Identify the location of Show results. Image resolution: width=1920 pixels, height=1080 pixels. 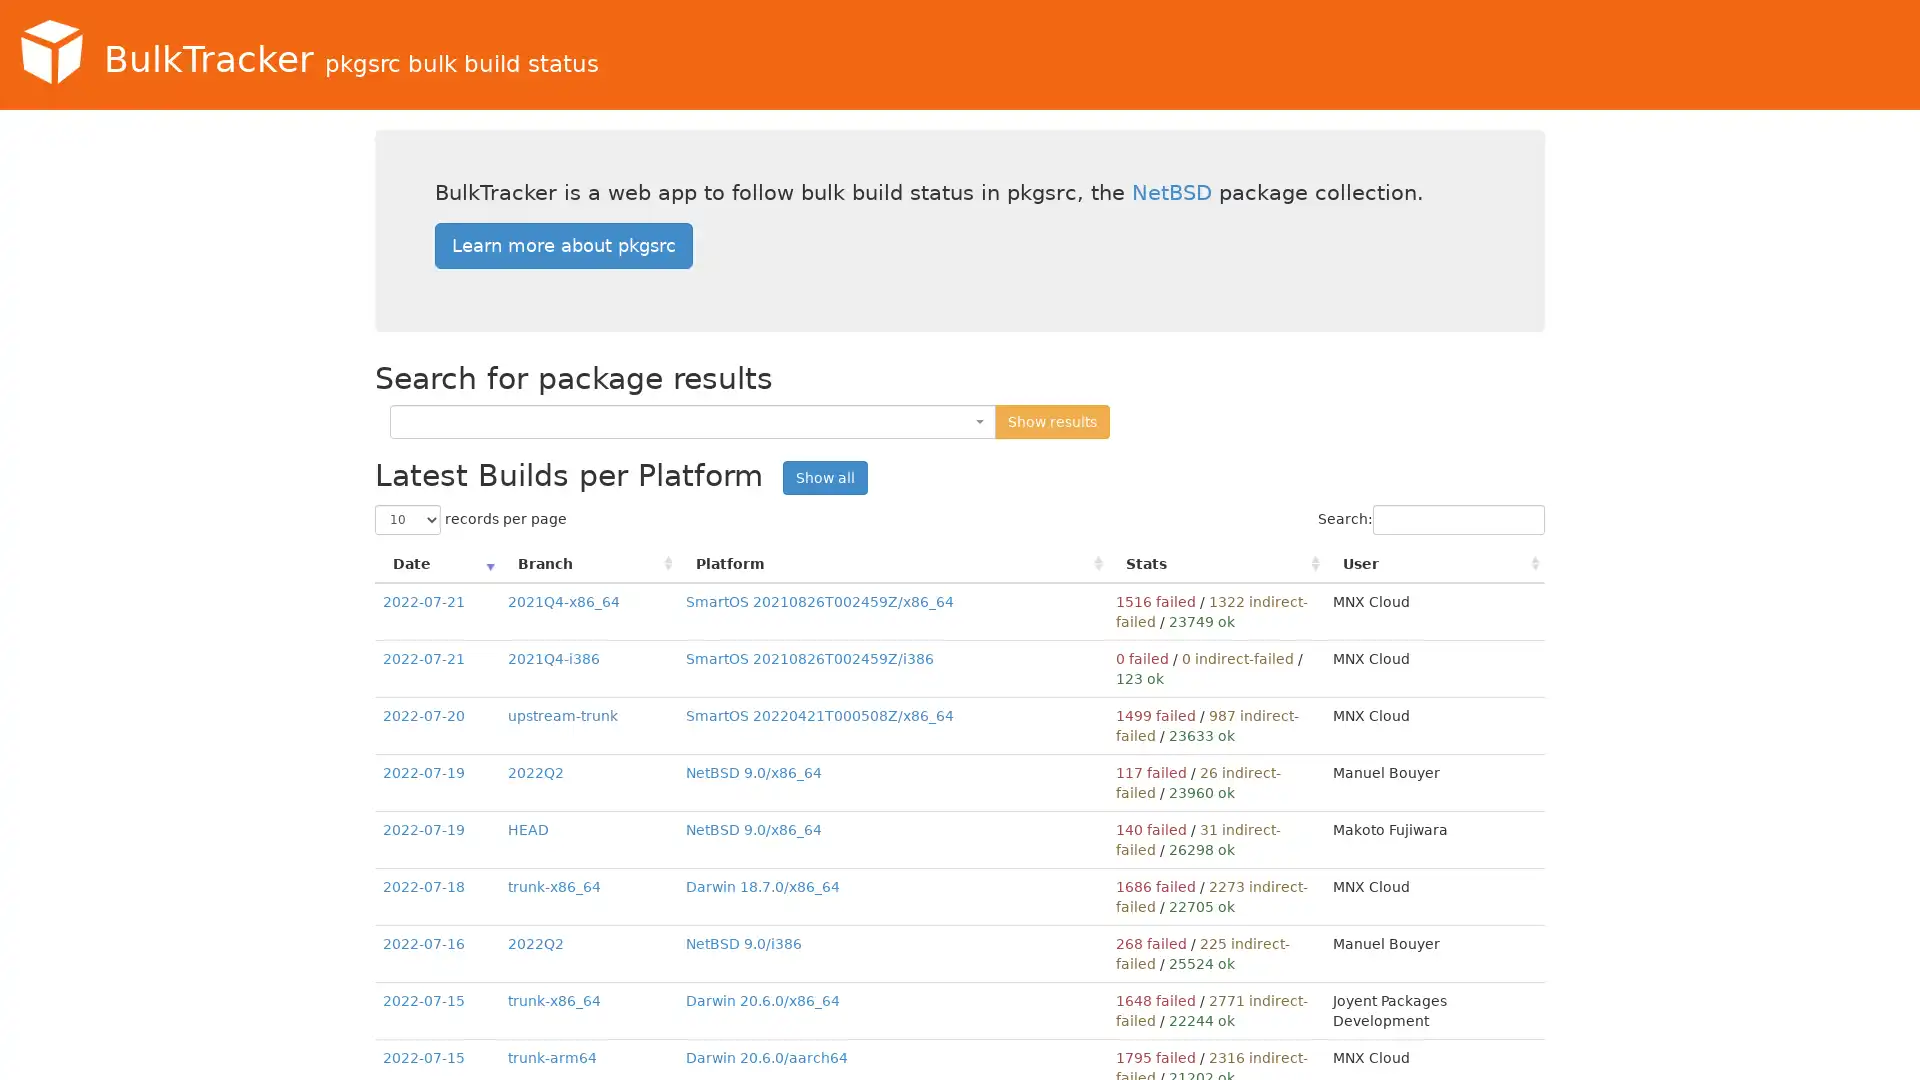
(1051, 419).